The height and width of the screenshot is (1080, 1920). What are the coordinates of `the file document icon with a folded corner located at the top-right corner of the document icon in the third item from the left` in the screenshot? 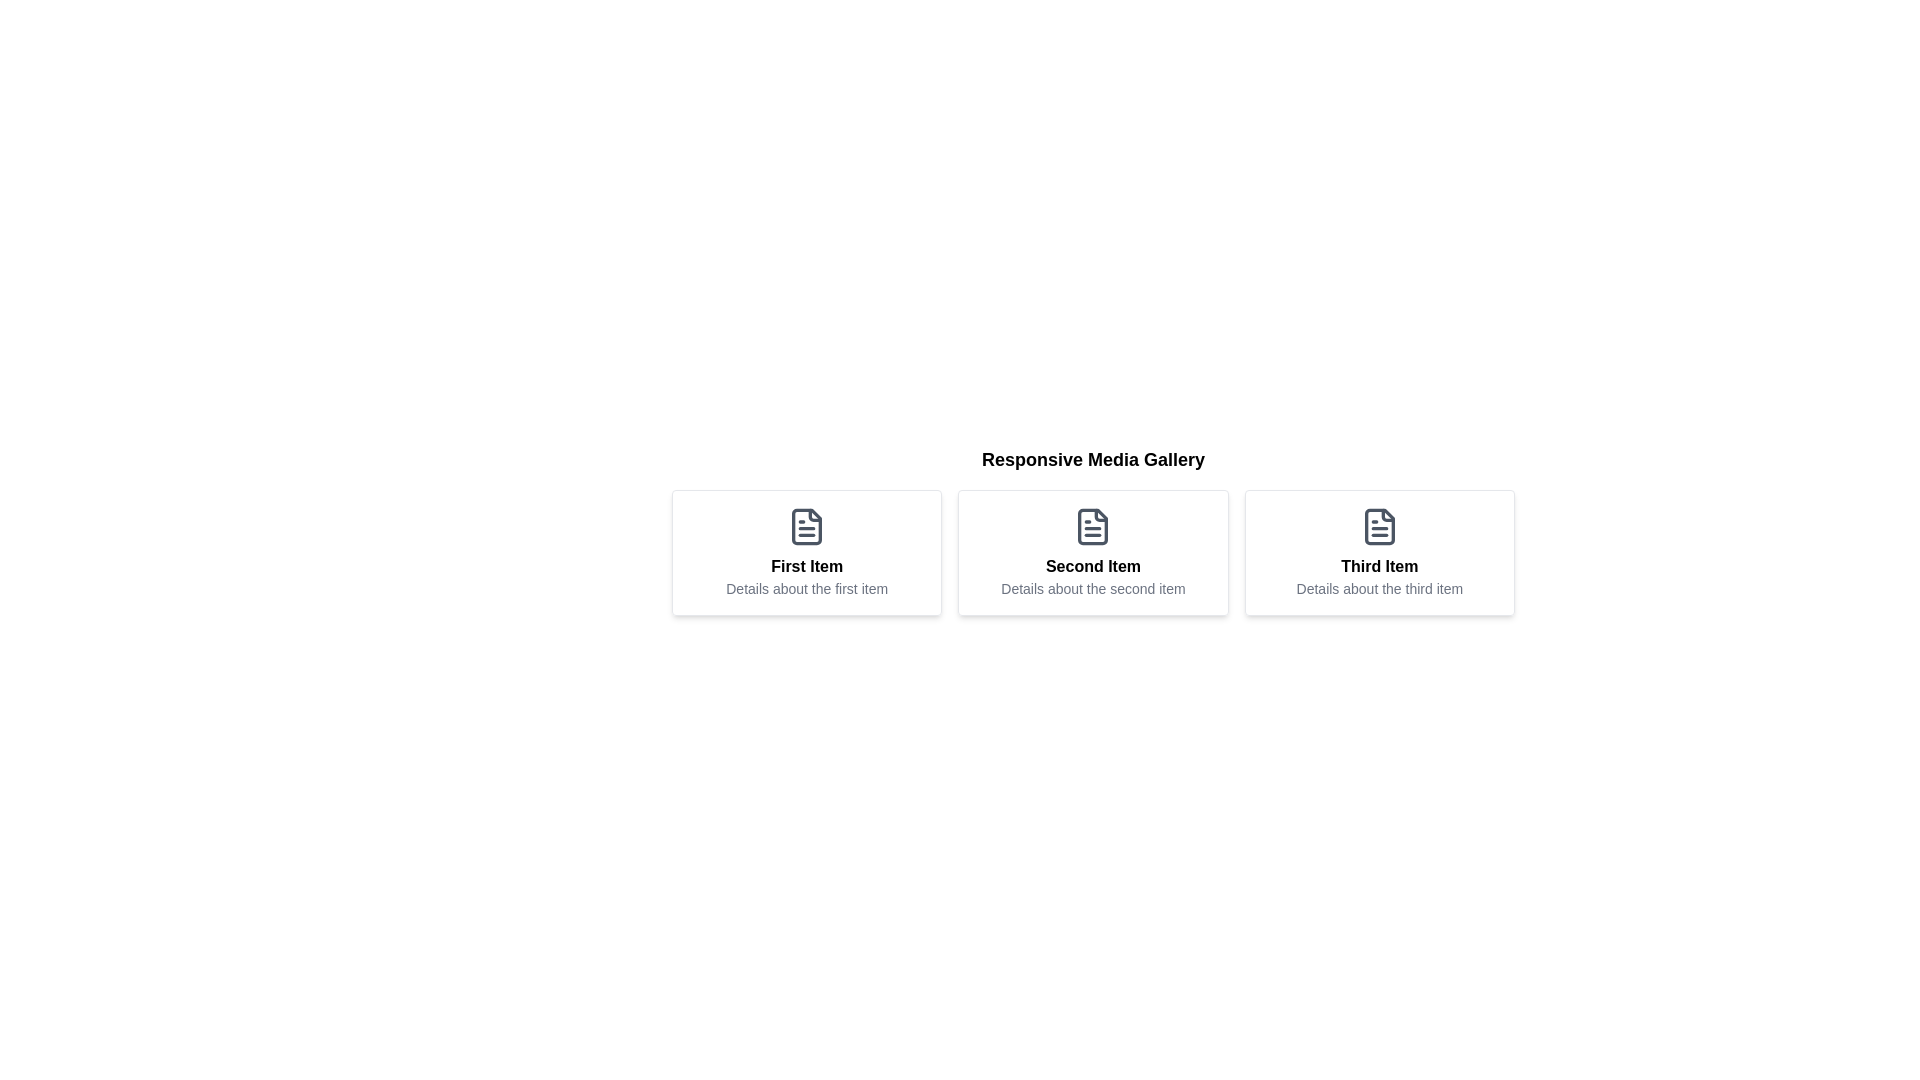 It's located at (1387, 514).